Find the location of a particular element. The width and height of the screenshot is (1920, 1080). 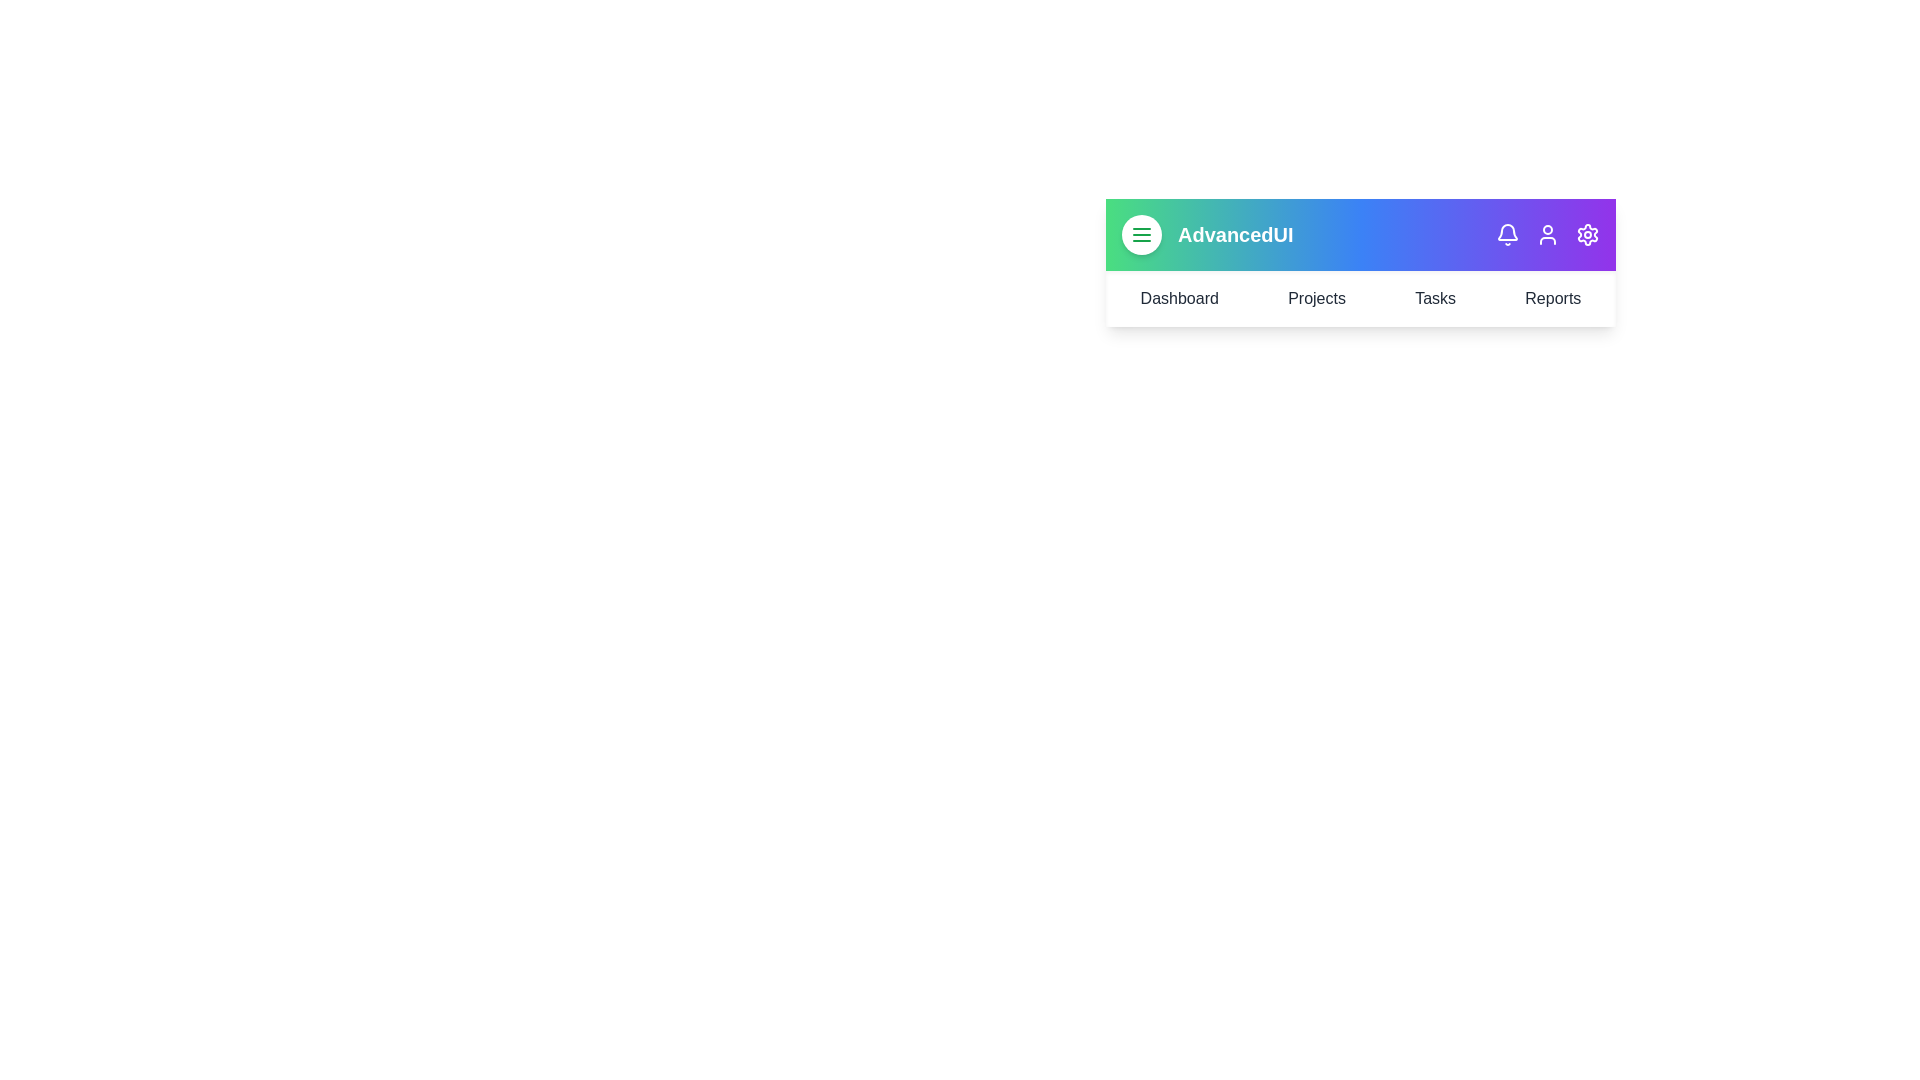

menu toggle button to toggle the menu visibility is located at coordinates (1142, 234).